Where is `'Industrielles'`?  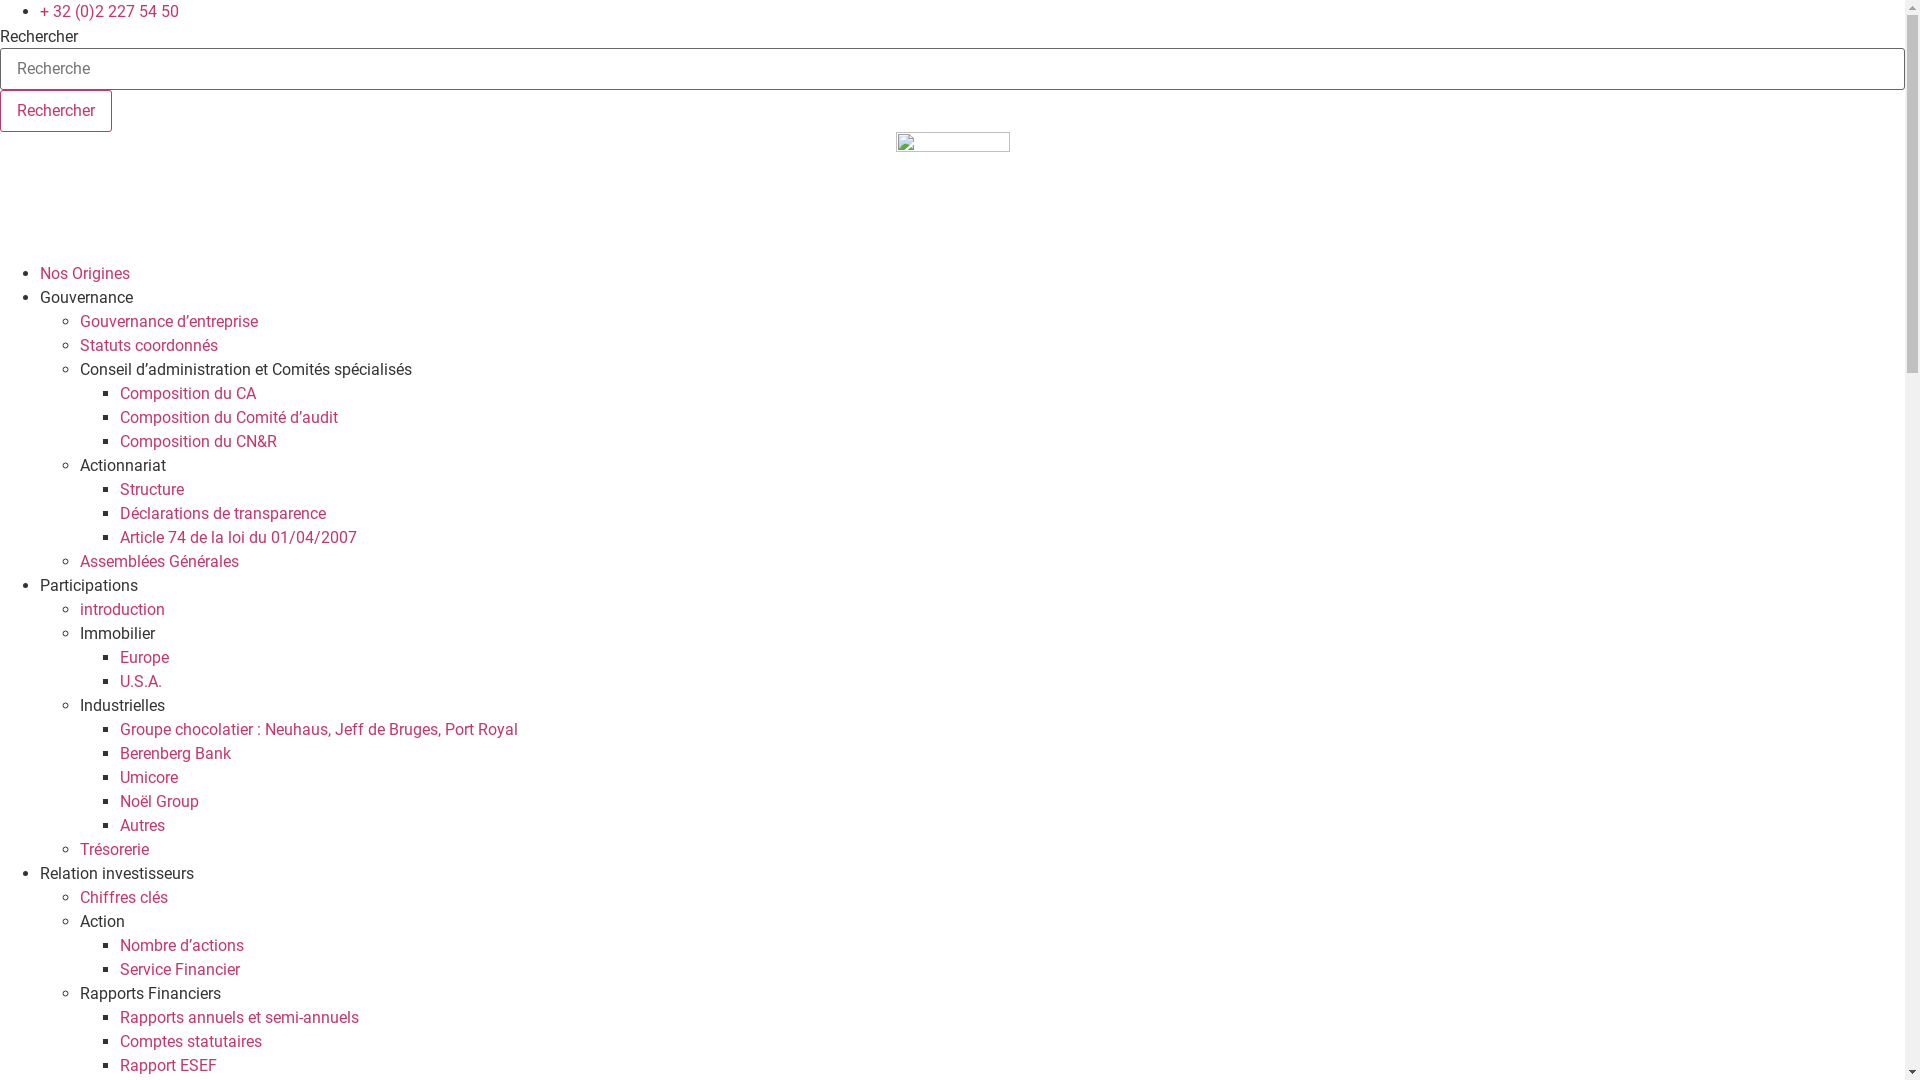 'Industrielles' is located at coordinates (80, 704).